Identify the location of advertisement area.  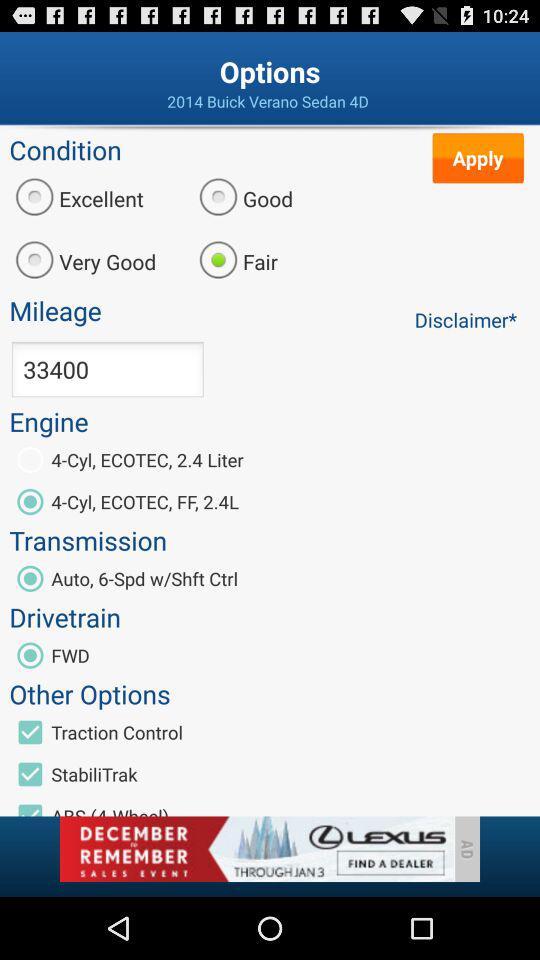
(256, 848).